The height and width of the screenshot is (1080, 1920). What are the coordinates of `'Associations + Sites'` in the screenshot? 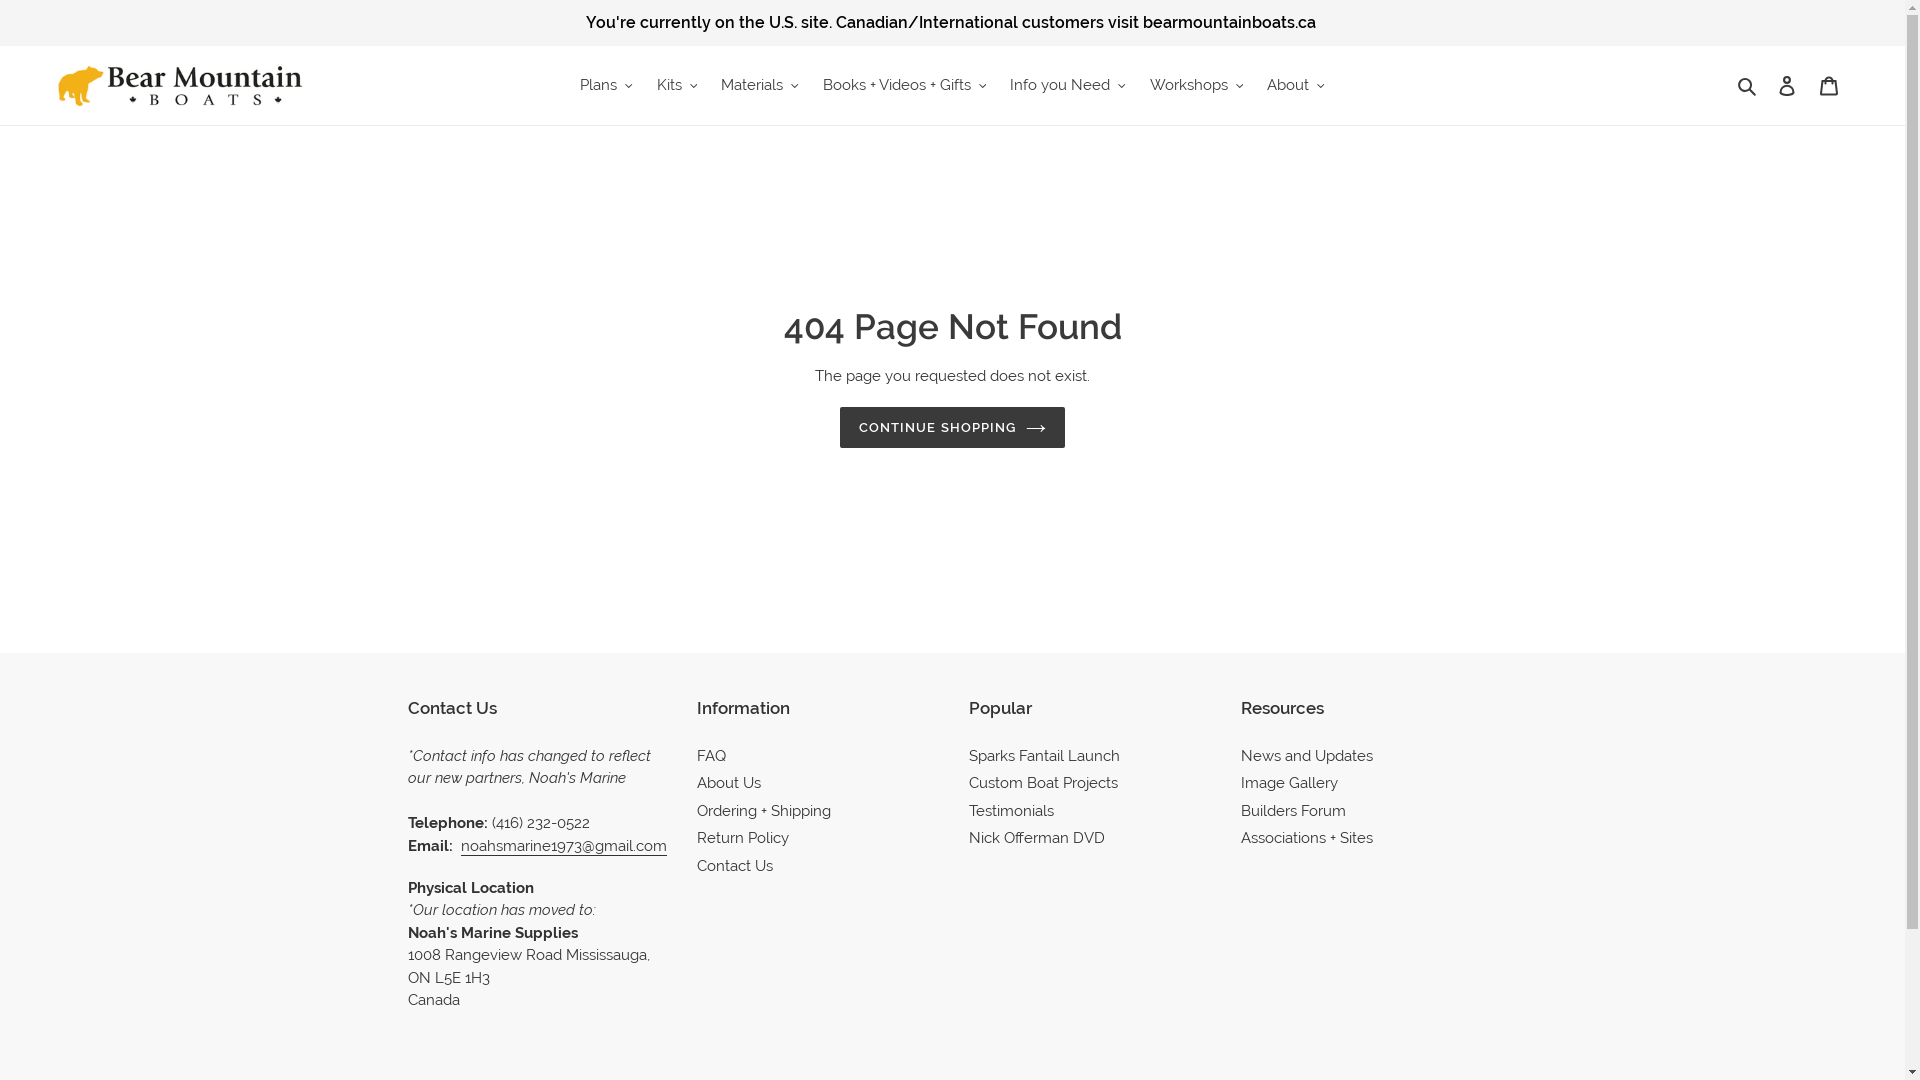 It's located at (1306, 837).